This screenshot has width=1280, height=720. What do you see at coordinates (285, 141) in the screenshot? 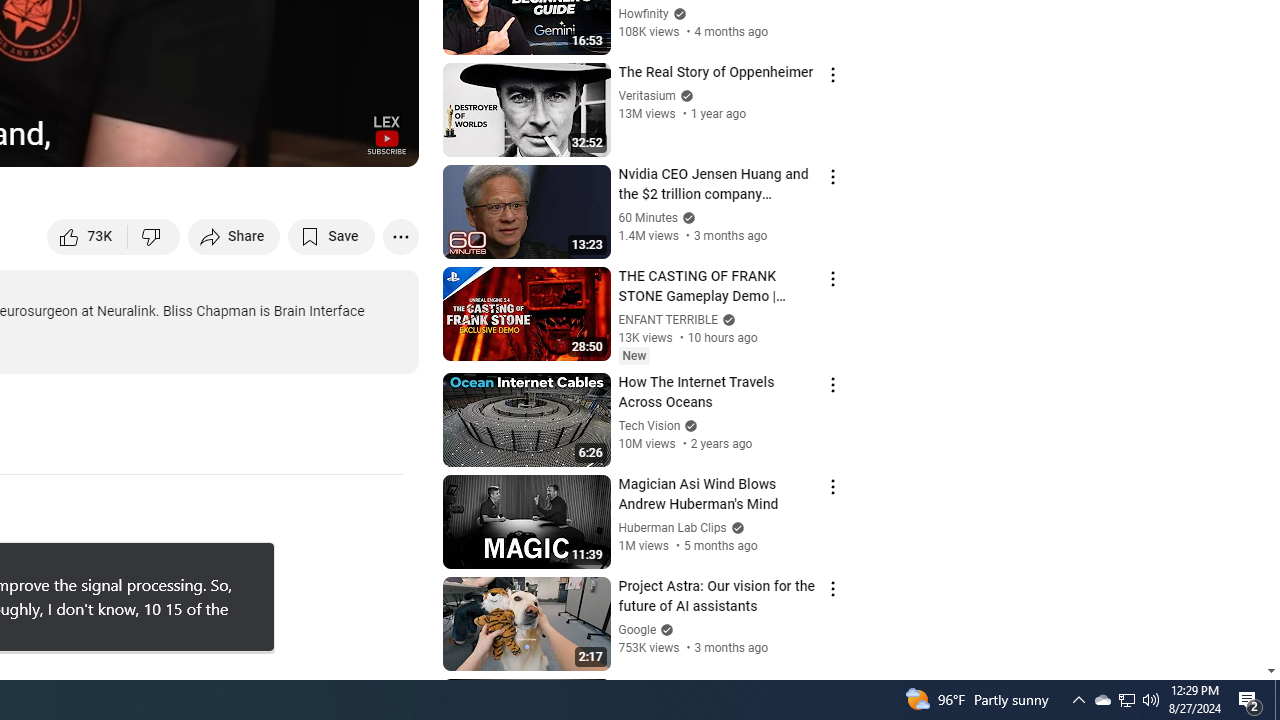
I see `'Miniplayer (i)'` at bounding box center [285, 141].